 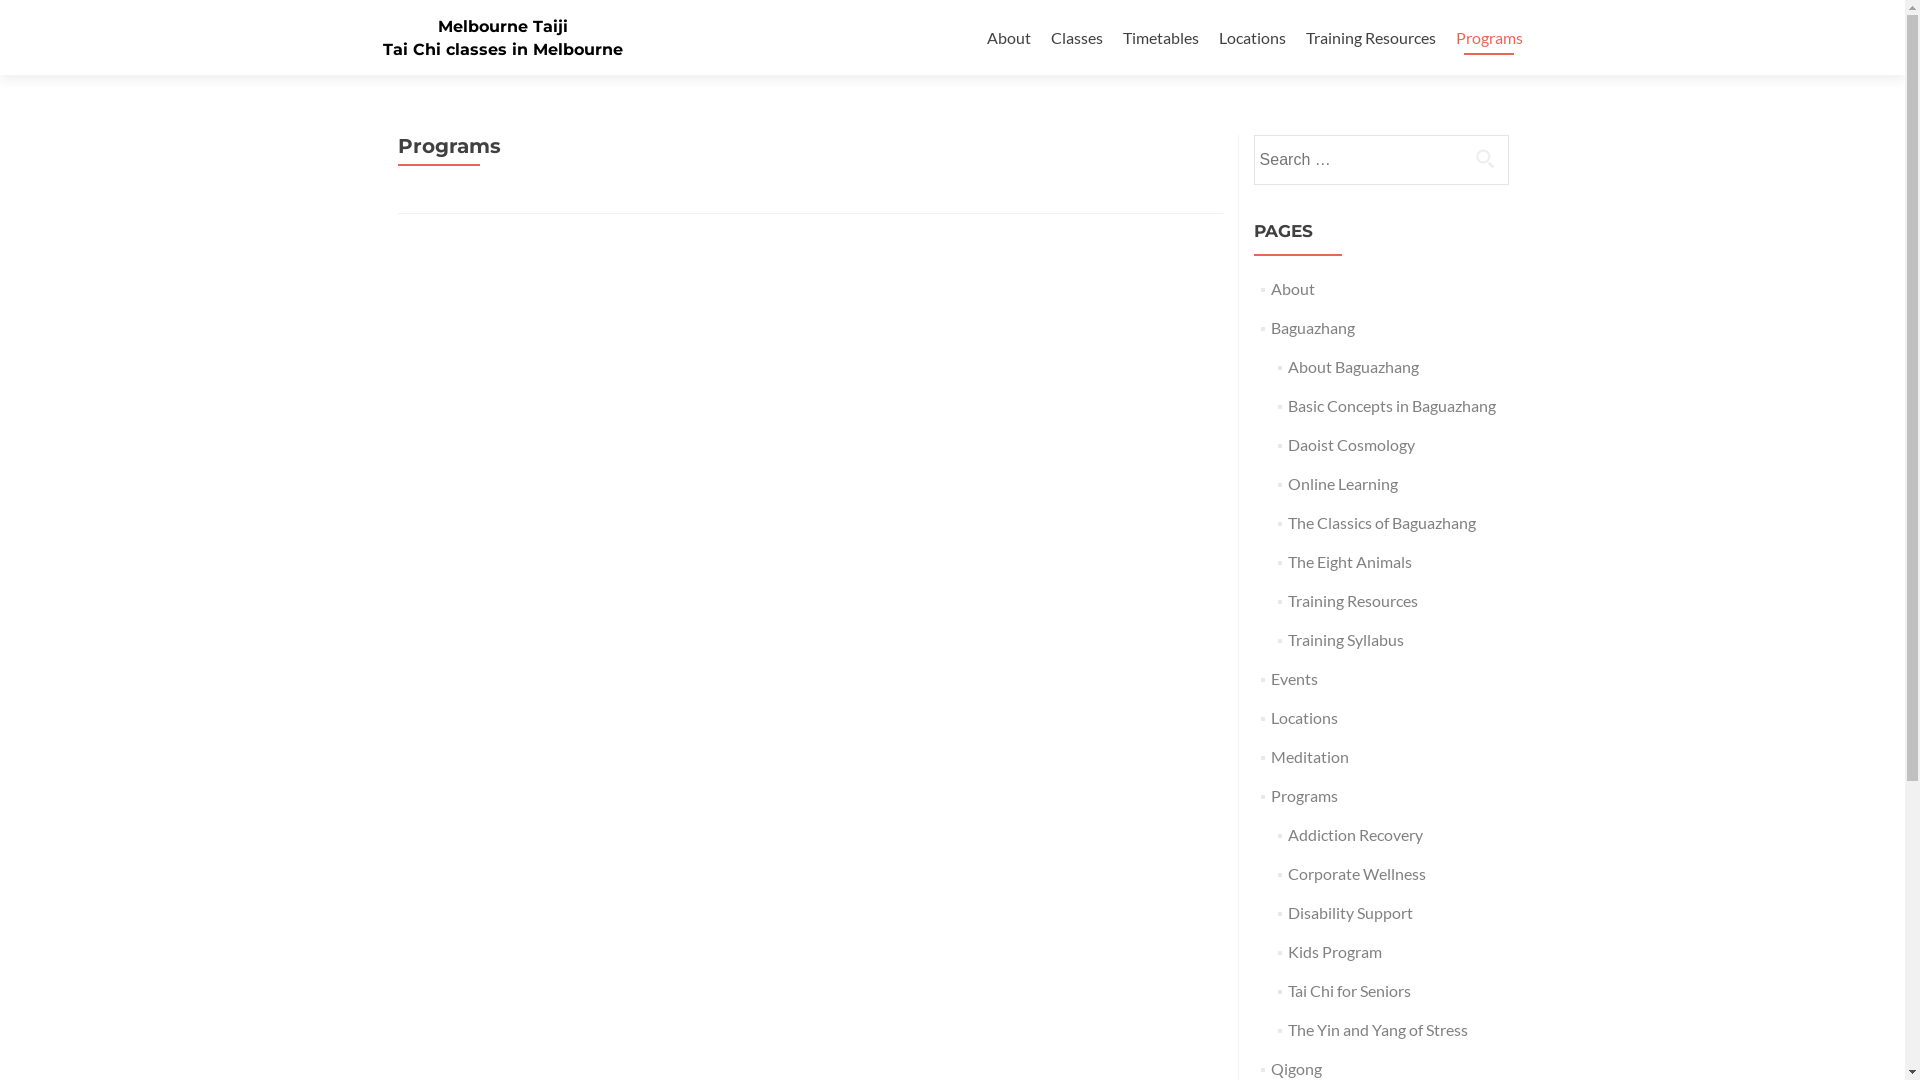 I want to click on 'Melbourne Taiji', so click(x=503, y=26).